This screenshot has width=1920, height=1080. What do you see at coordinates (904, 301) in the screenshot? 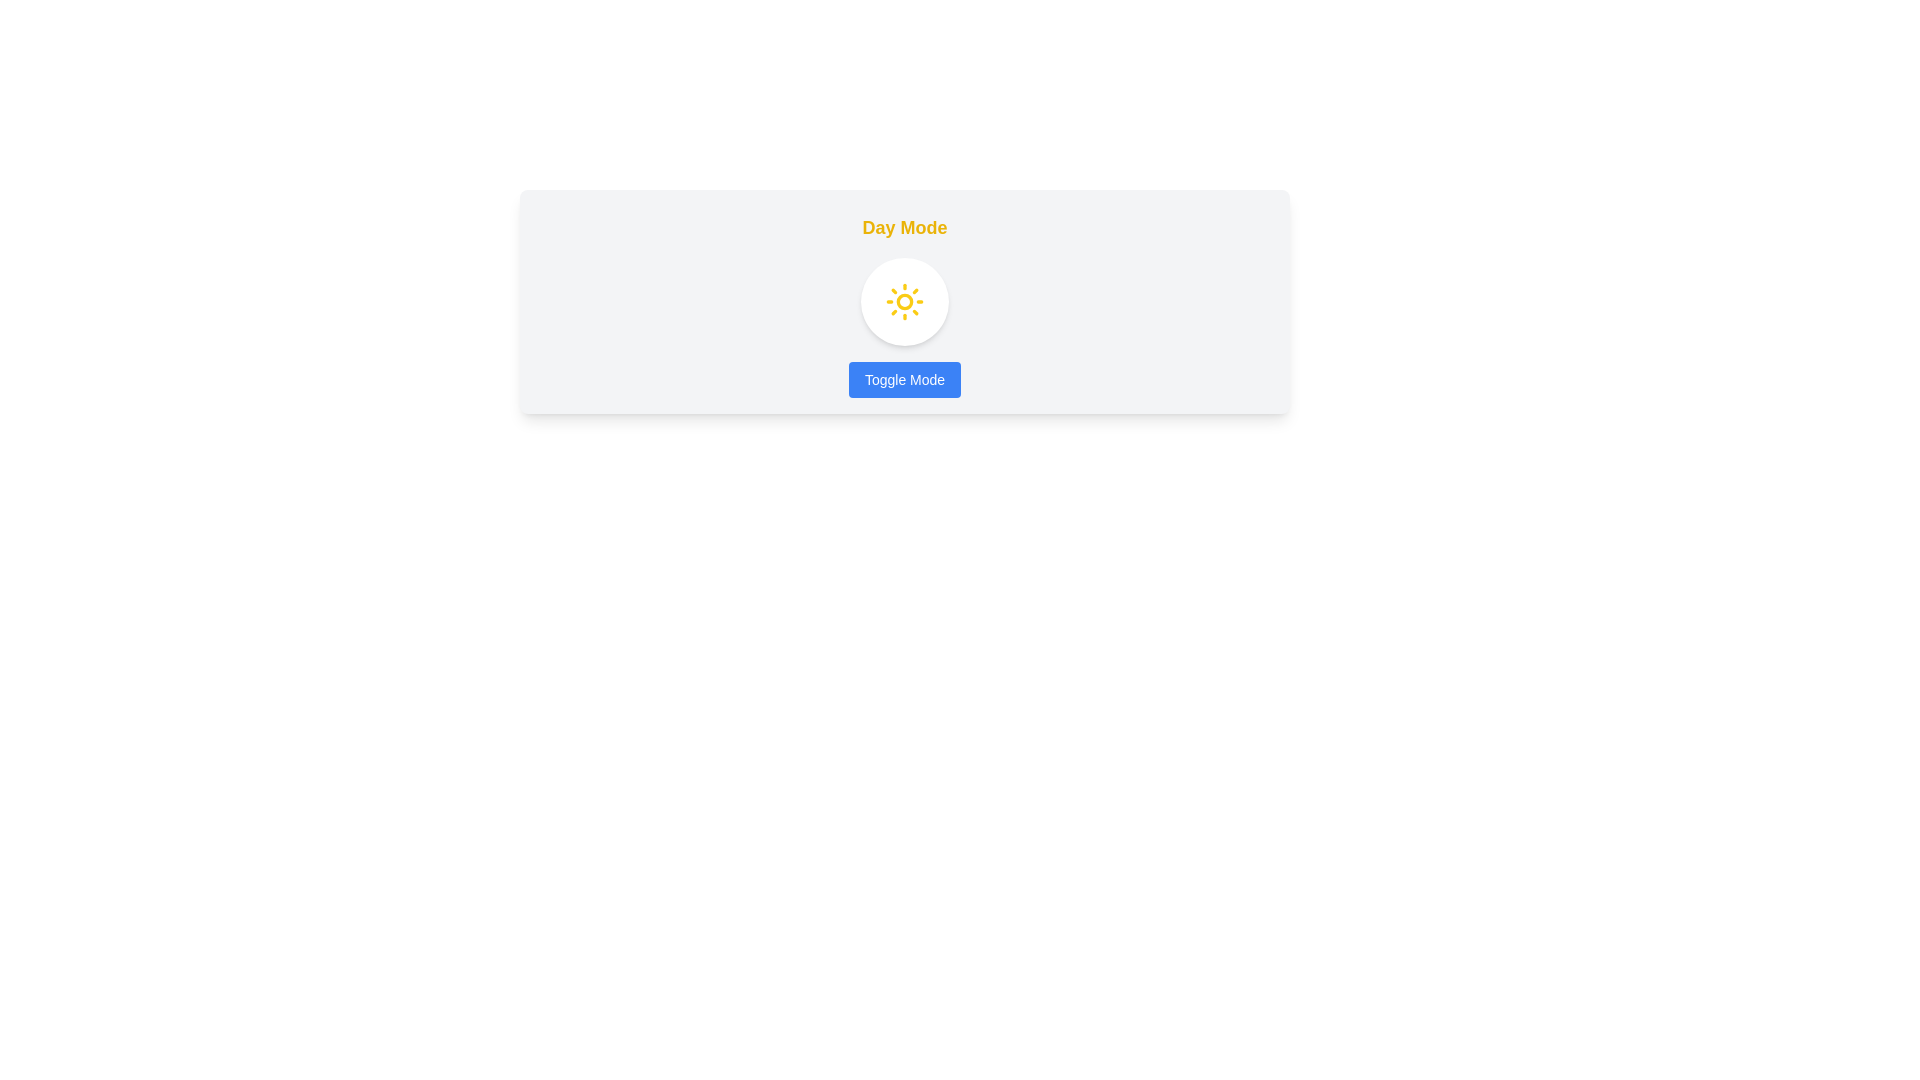
I see `the day mode icon button located centrally below the 'Day Mode' label and above the 'Toggle Mode' button` at bounding box center [904, 301].